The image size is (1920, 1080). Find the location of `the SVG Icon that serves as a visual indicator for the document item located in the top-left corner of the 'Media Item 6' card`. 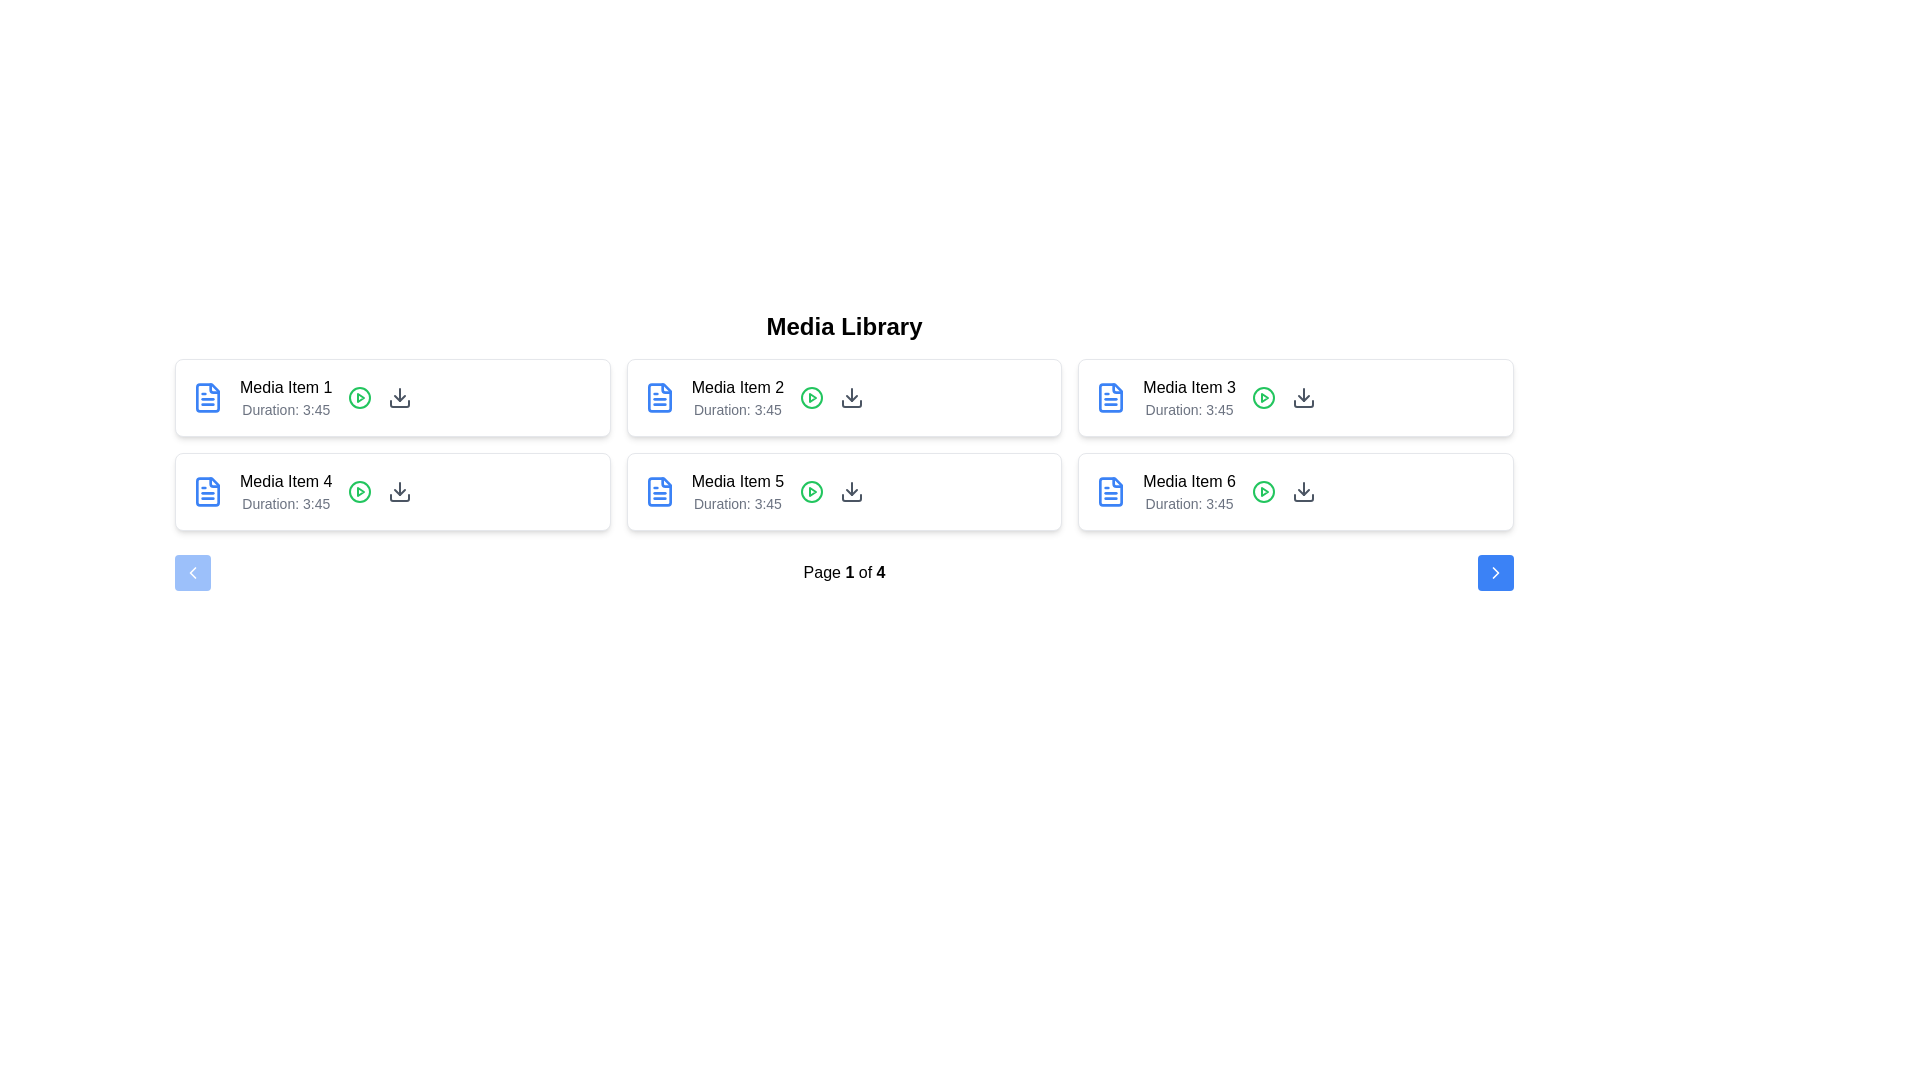

the SVG Icon that serves as a visual indicator for the document item located in the top-left corner of the 'Media Item 6' card is located at coordinates (1110, 492).